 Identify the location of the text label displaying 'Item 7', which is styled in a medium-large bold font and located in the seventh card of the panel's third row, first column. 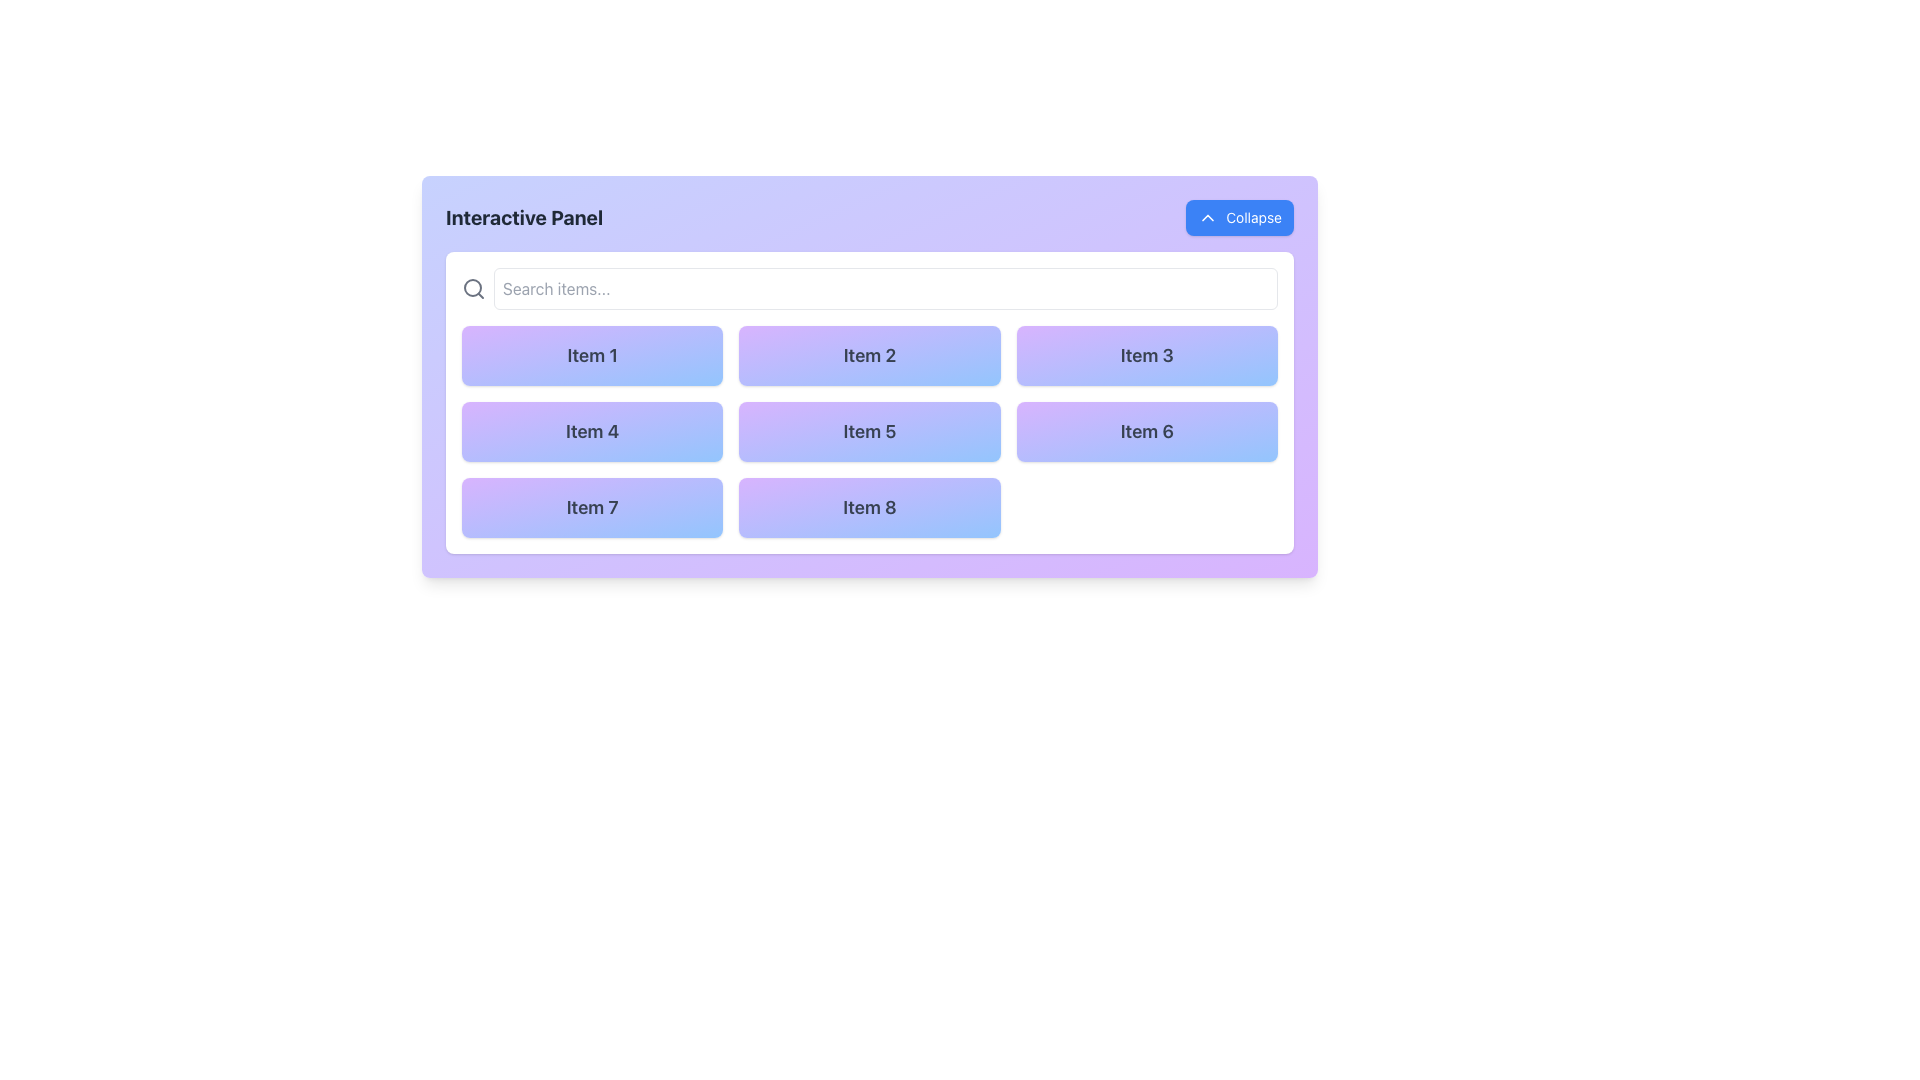
(591, 506).